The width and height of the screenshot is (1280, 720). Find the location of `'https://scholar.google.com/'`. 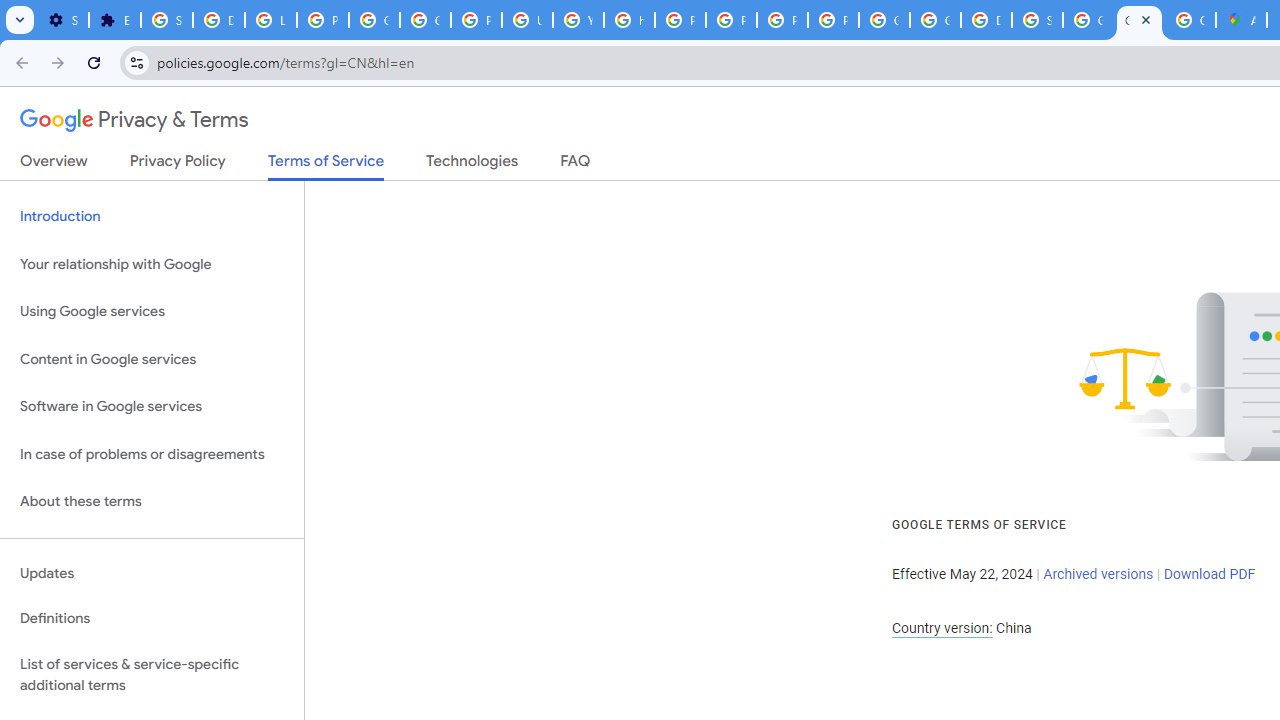

'https://scholar.google.com/' is located at coordinates (628, 20).